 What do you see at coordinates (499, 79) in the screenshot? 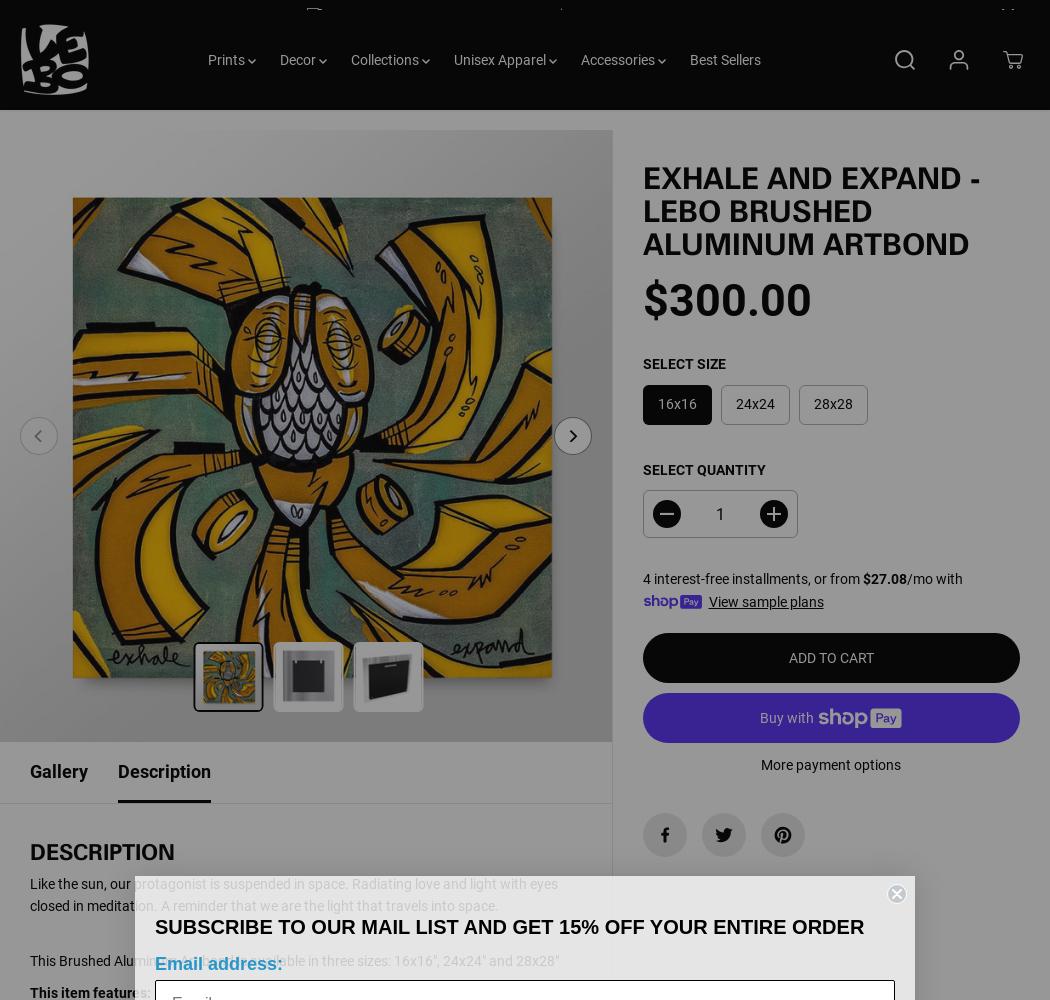
I see `'Unisex Apparel'` at bounding box center [499, 79].